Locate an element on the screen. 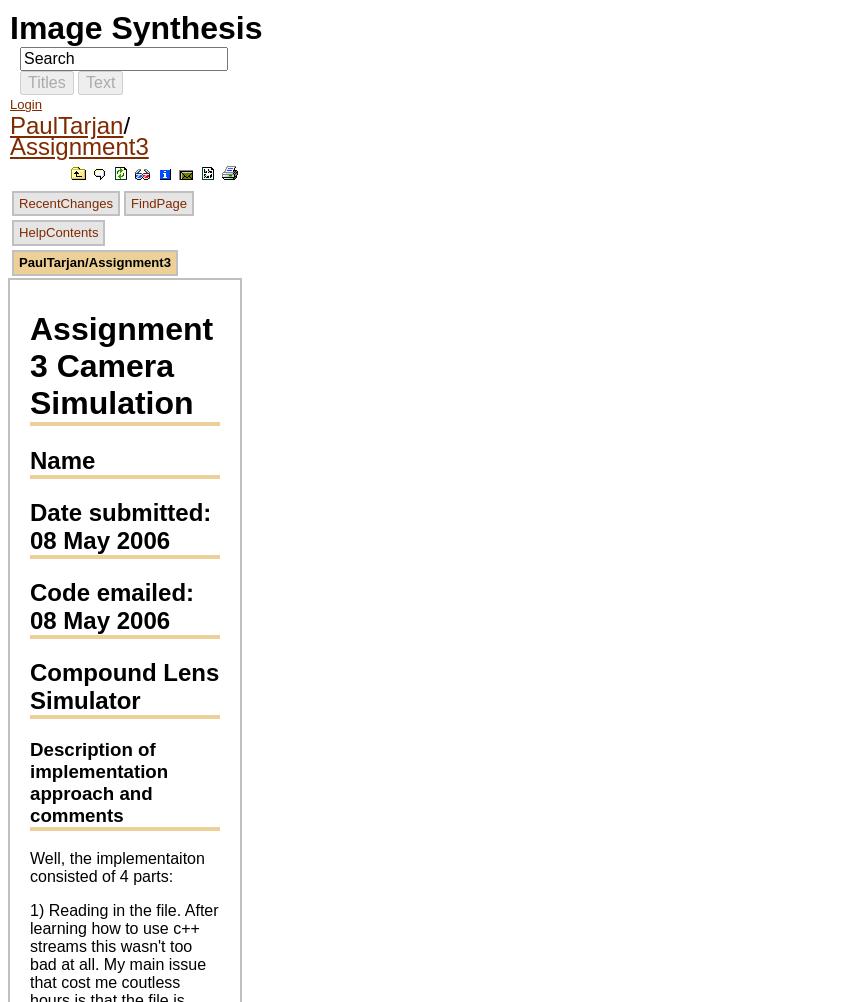 Image resolution: width=851 pixels, height=1002 pixels. 'Compound Lens Simulator' is located at coordinates (124, 686).